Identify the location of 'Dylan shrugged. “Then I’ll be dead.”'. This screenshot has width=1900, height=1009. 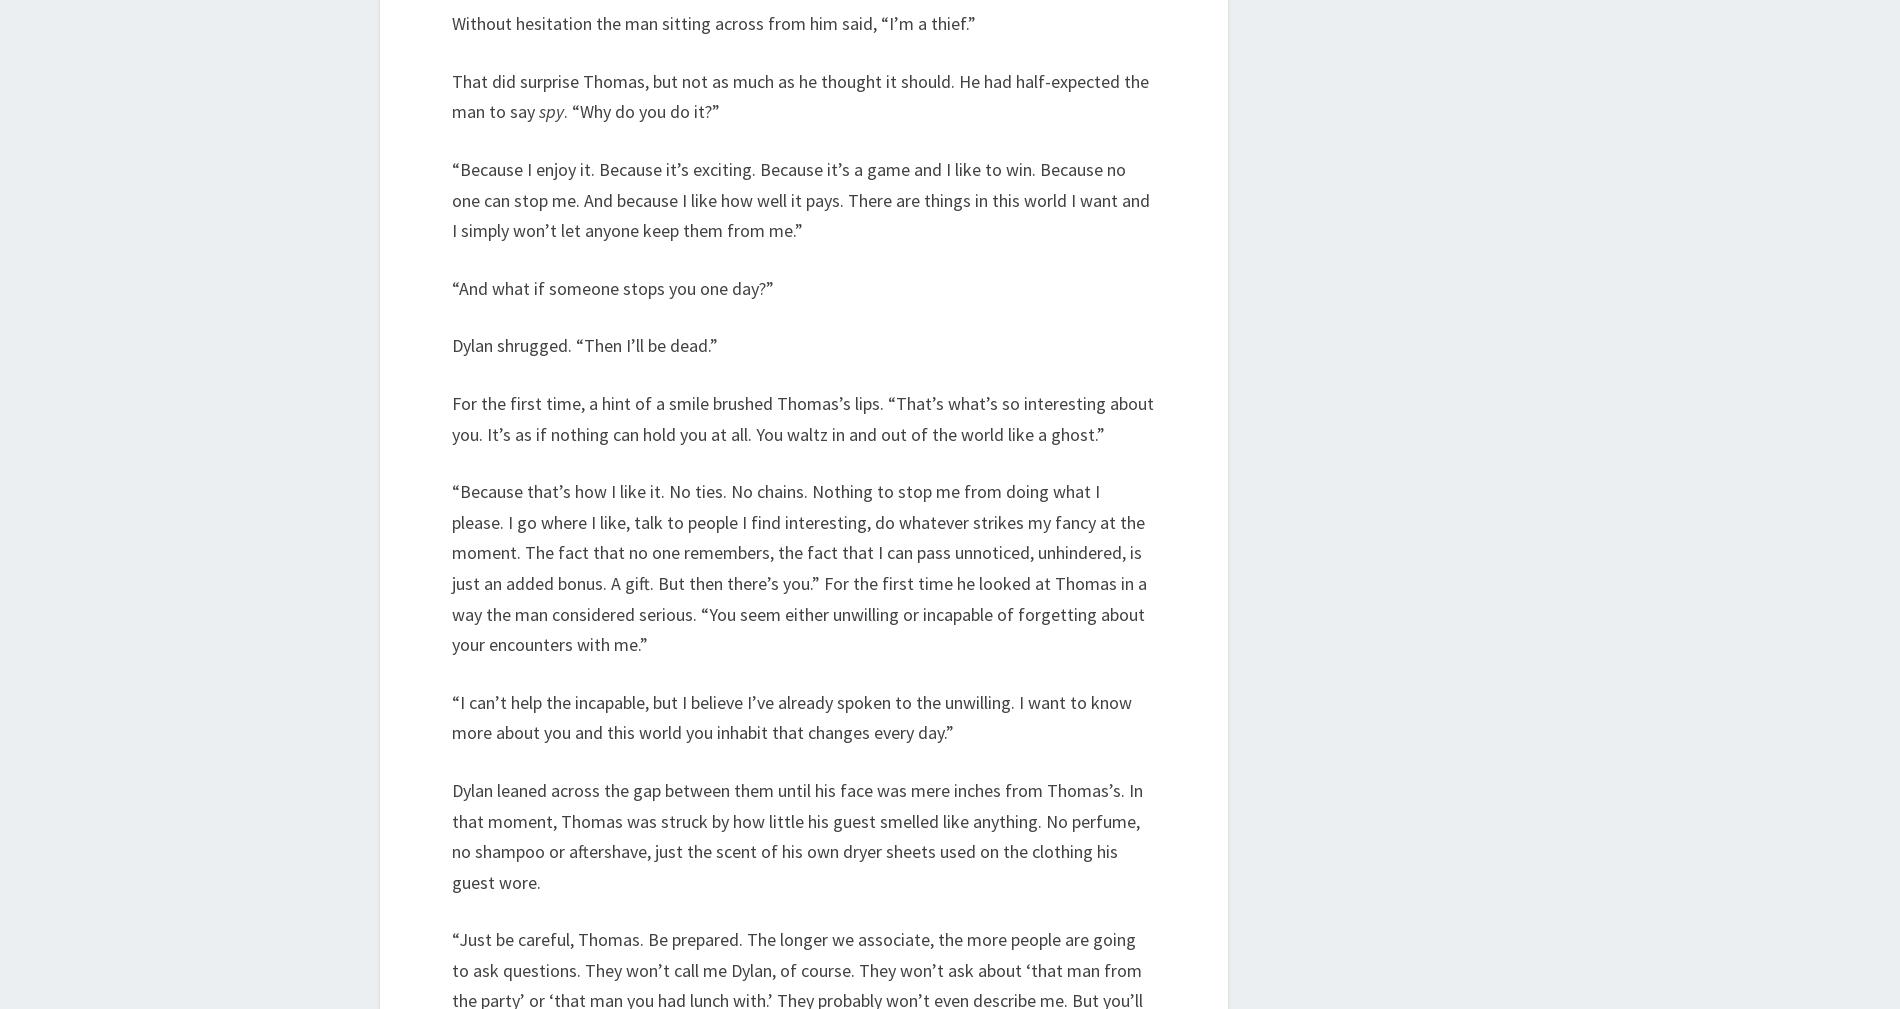
(585, 344).